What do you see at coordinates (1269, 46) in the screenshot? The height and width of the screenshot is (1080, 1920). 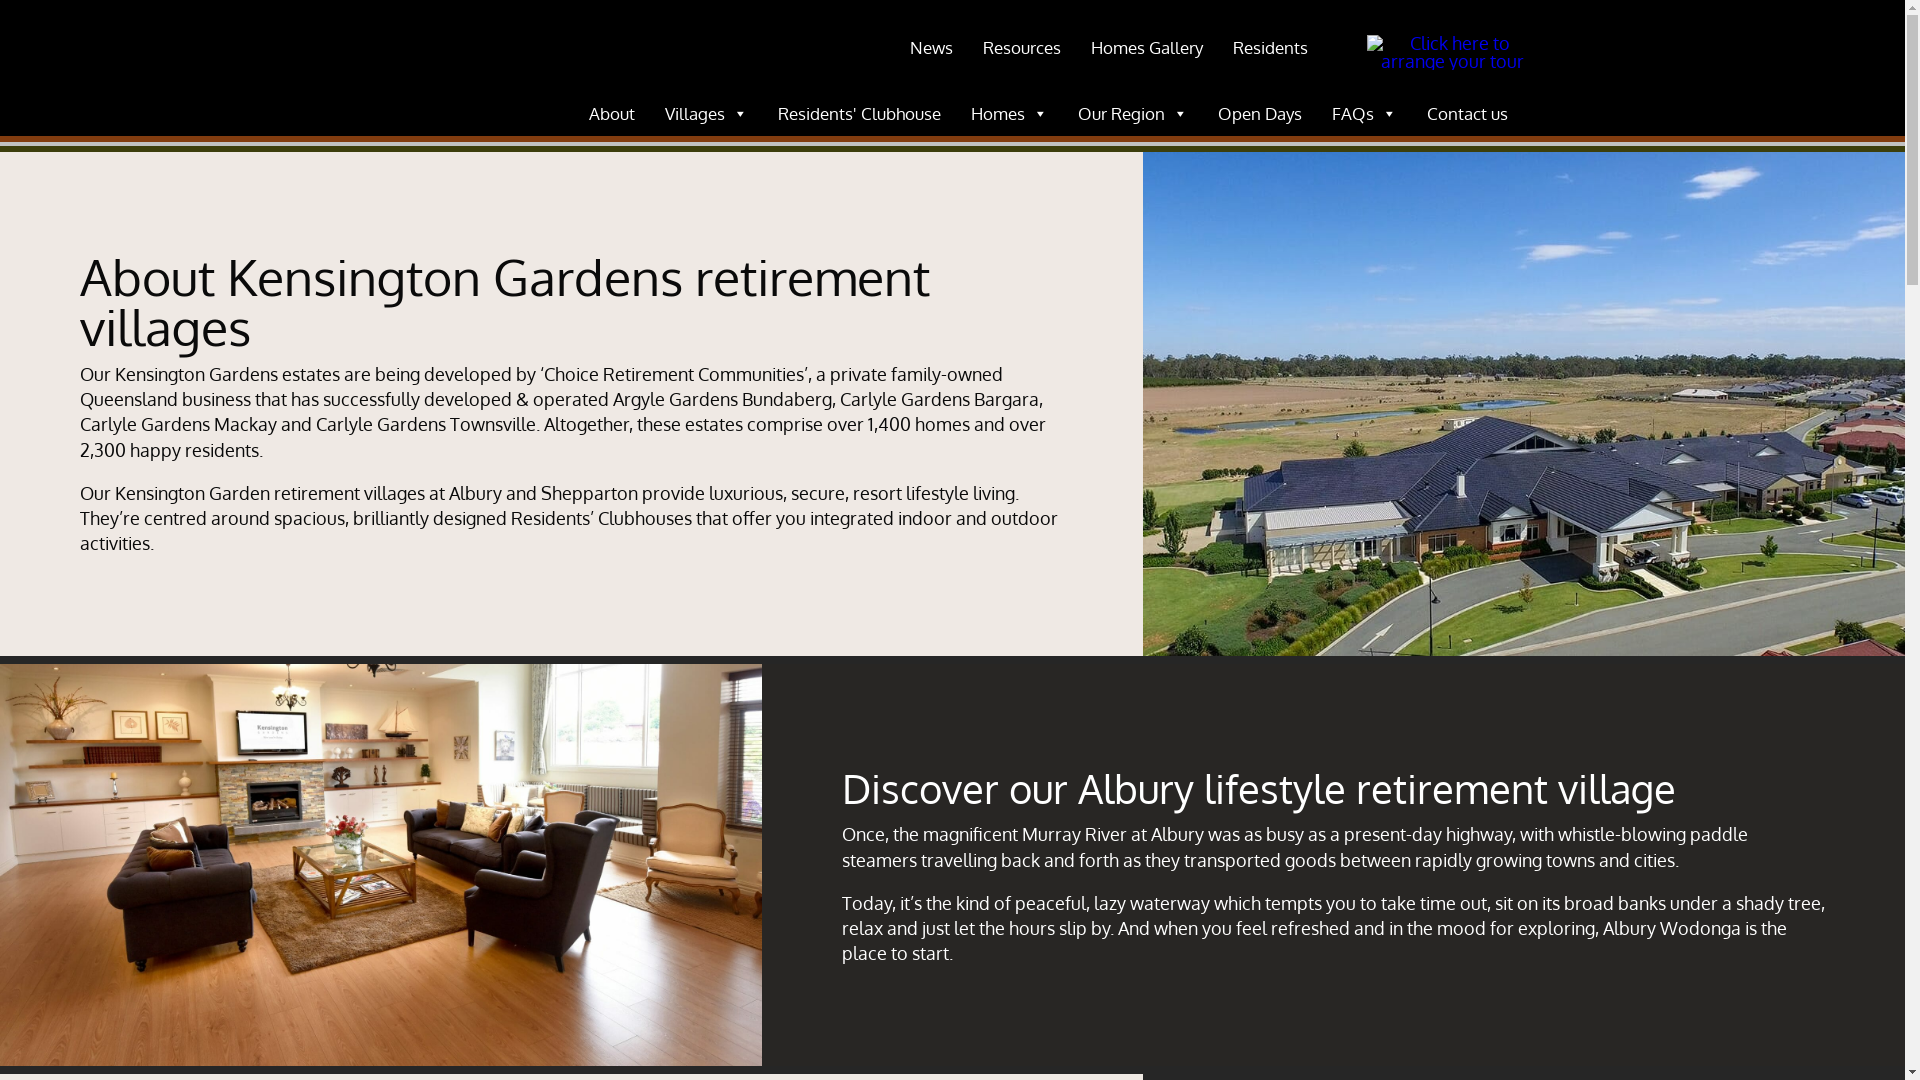 I see `'Residents'` at bounding box center [1269, 46].